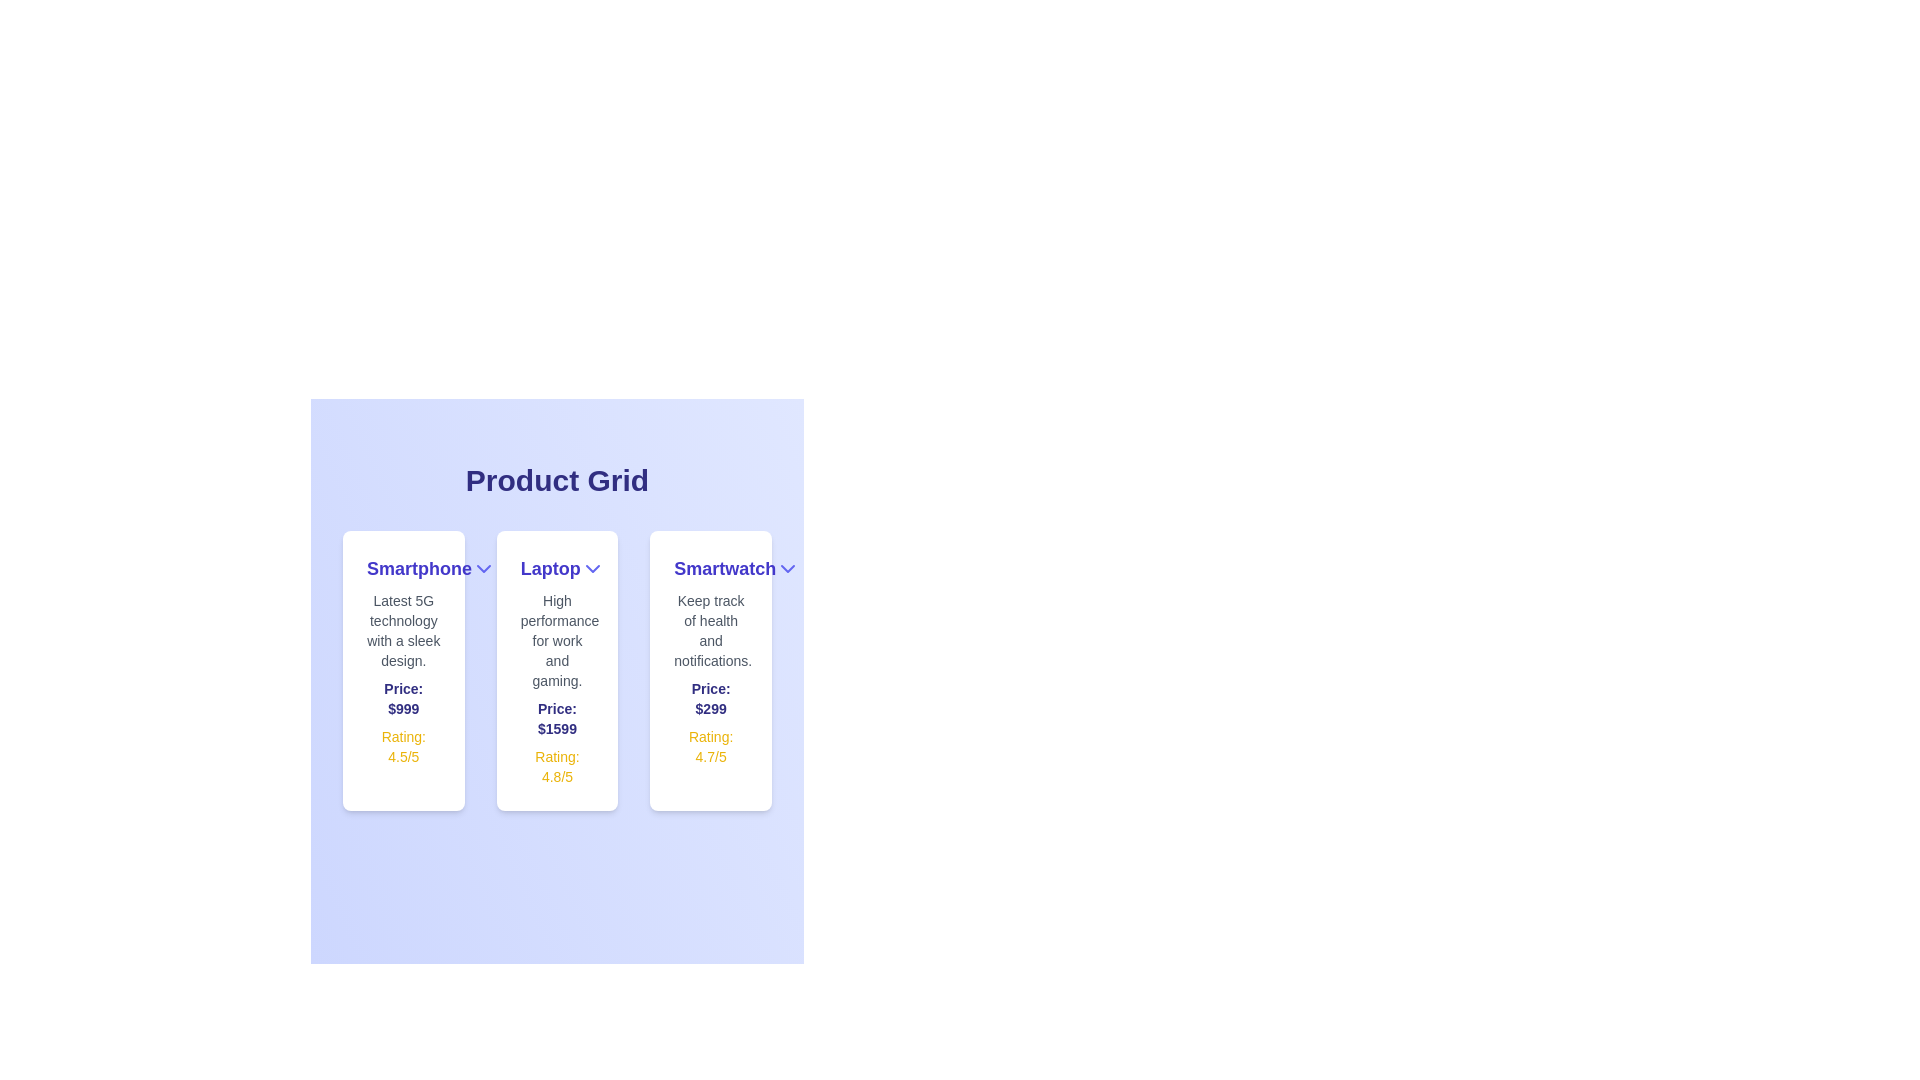 The height and width of the screenshot is (1080, 1920). What do you see at coordinates (557, 671) in the screenshot?
I see `on the 'Laptop' product card, which is the second card in a grid of three, featuring a white background, rounded corners, and displaying the product title, description, price, and rating` at bounding box center [557, 671].